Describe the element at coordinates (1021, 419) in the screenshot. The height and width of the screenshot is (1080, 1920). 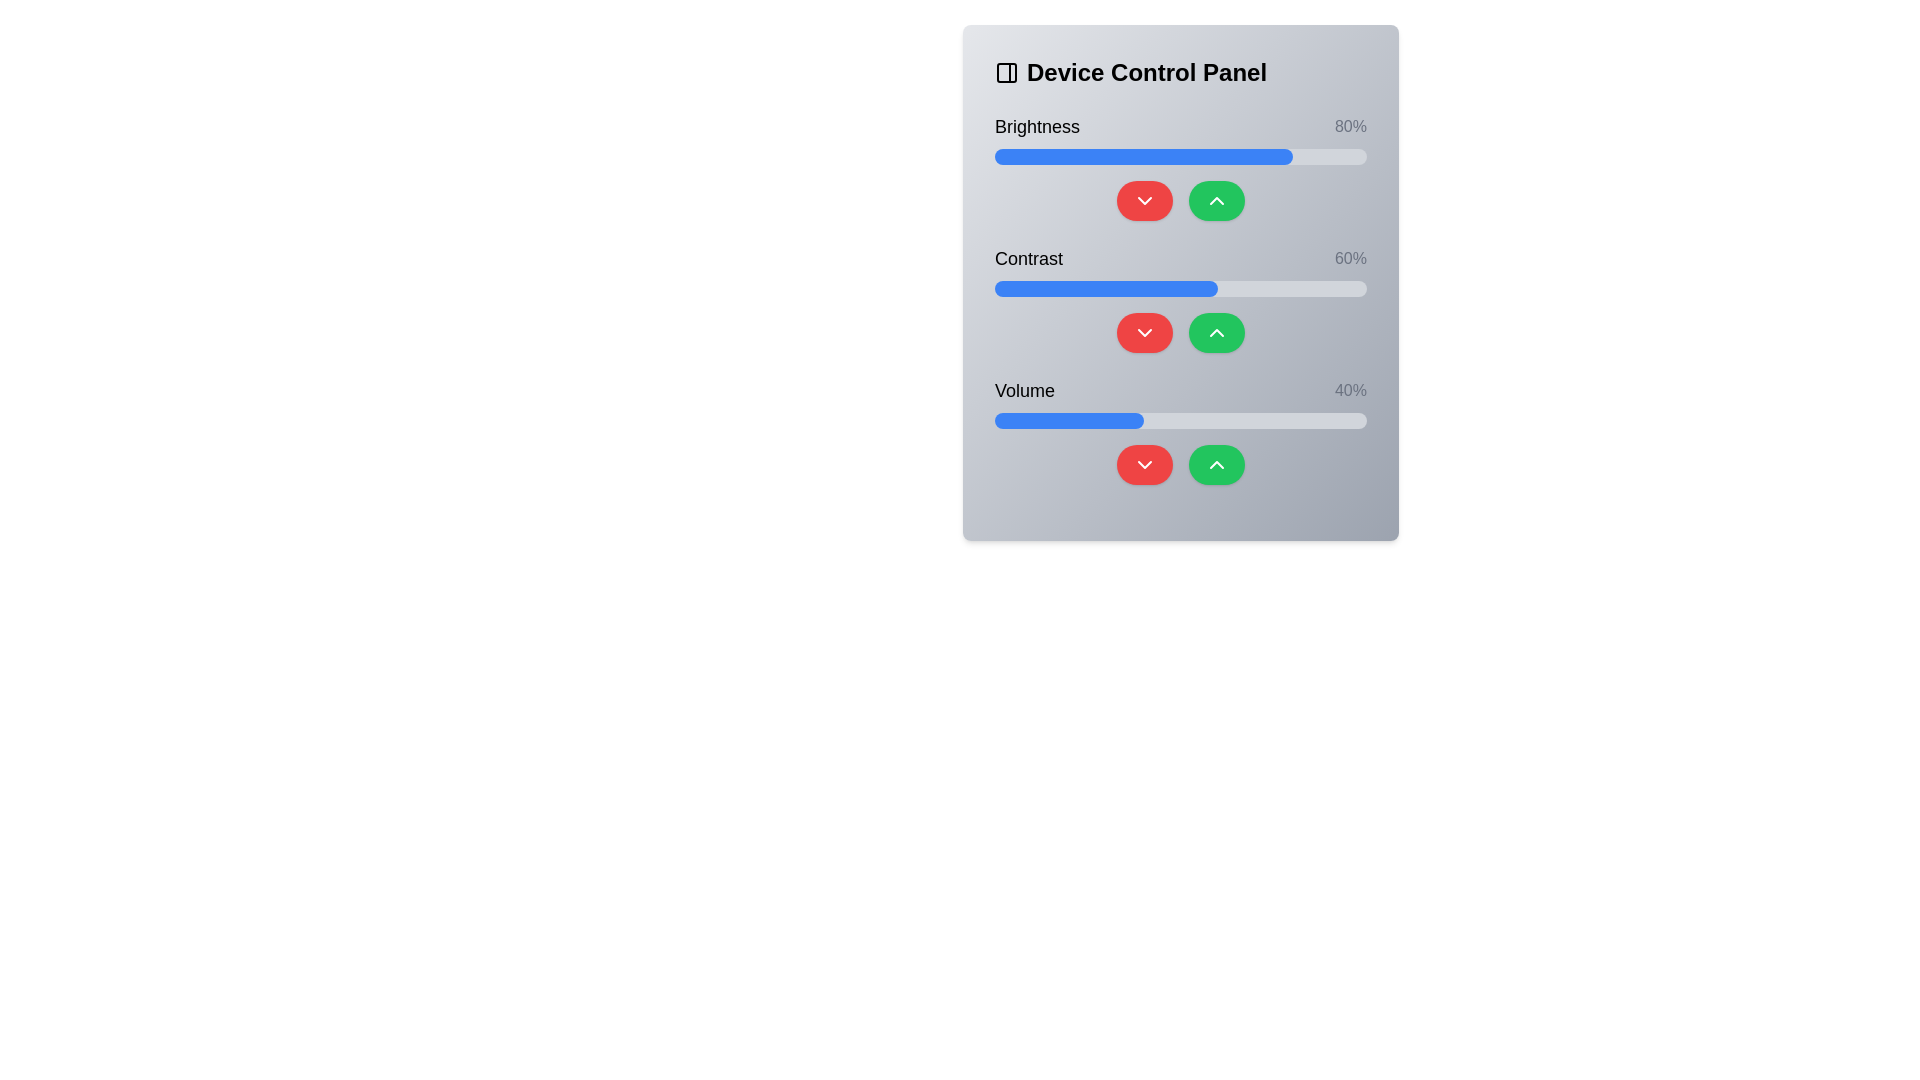
I see `the volume` at that location.